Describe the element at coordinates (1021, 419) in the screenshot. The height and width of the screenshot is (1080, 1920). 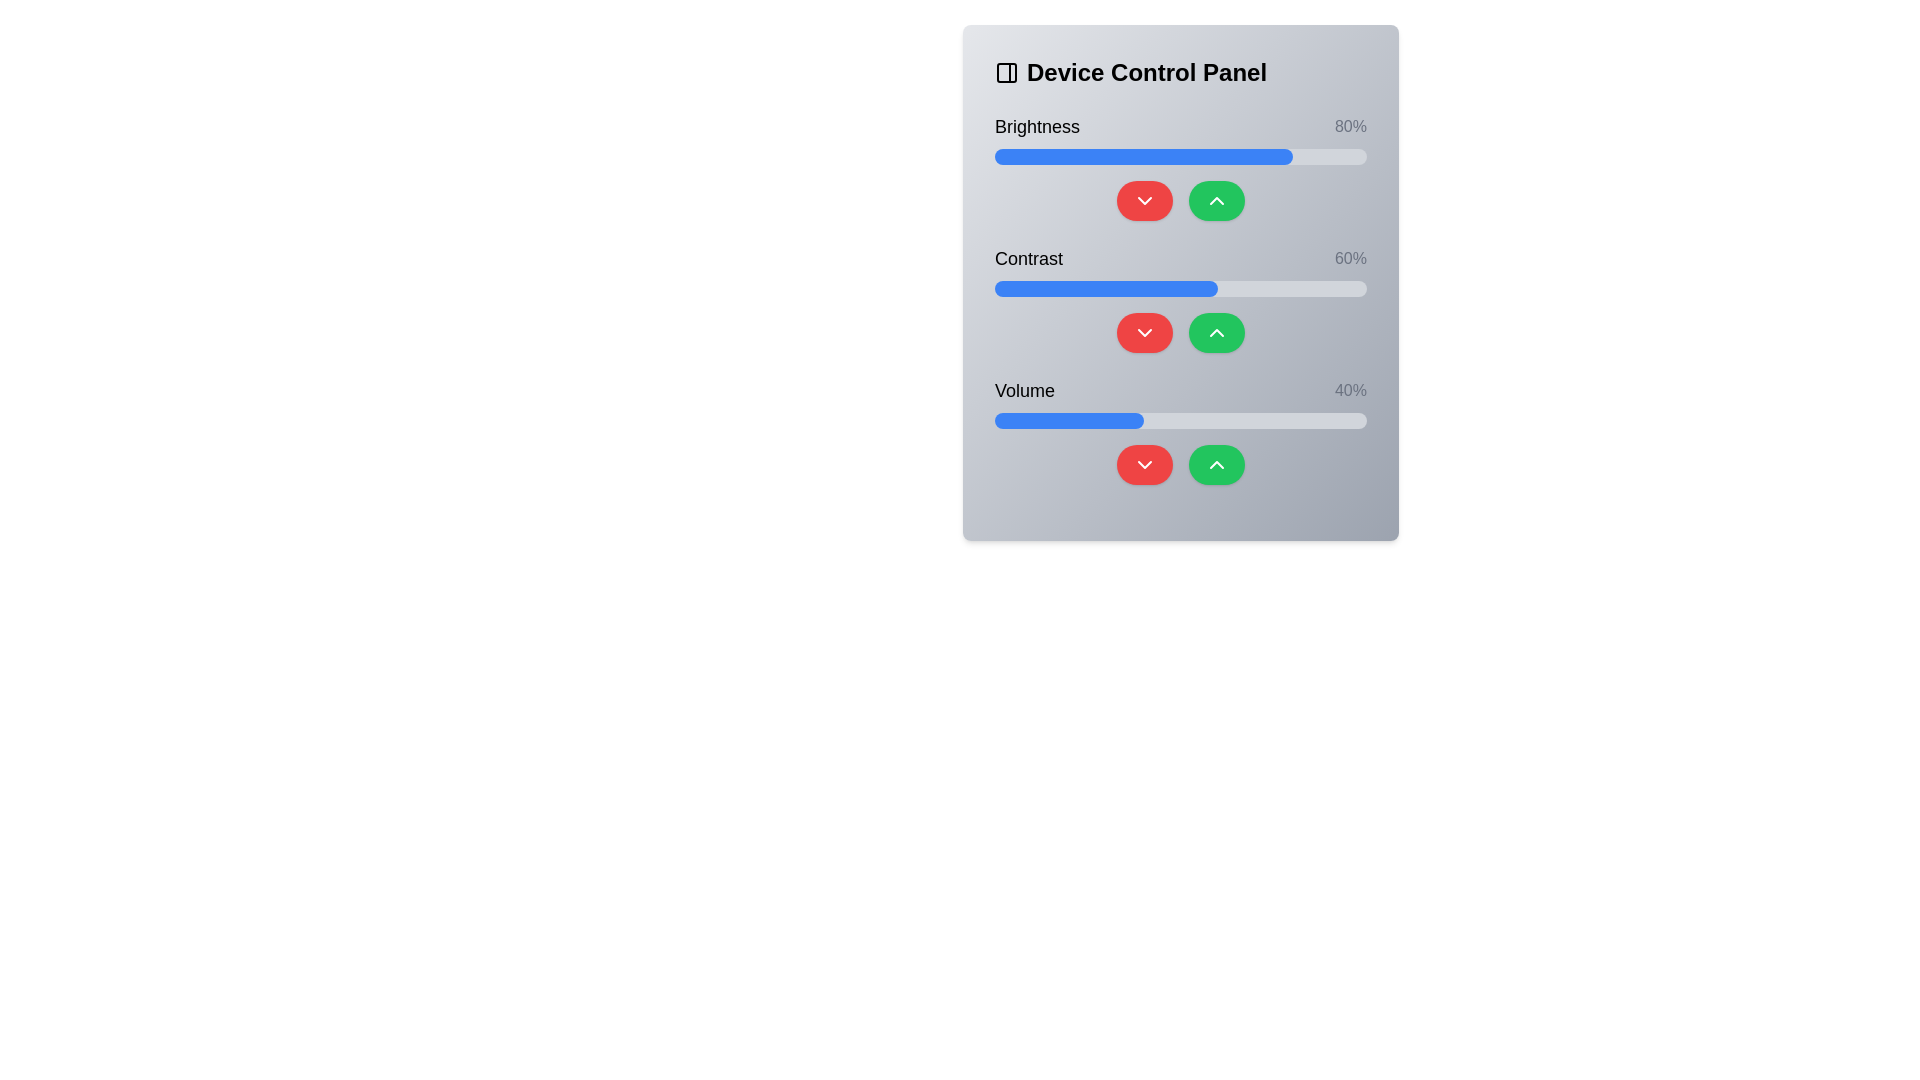
I see `the volume` at that location.